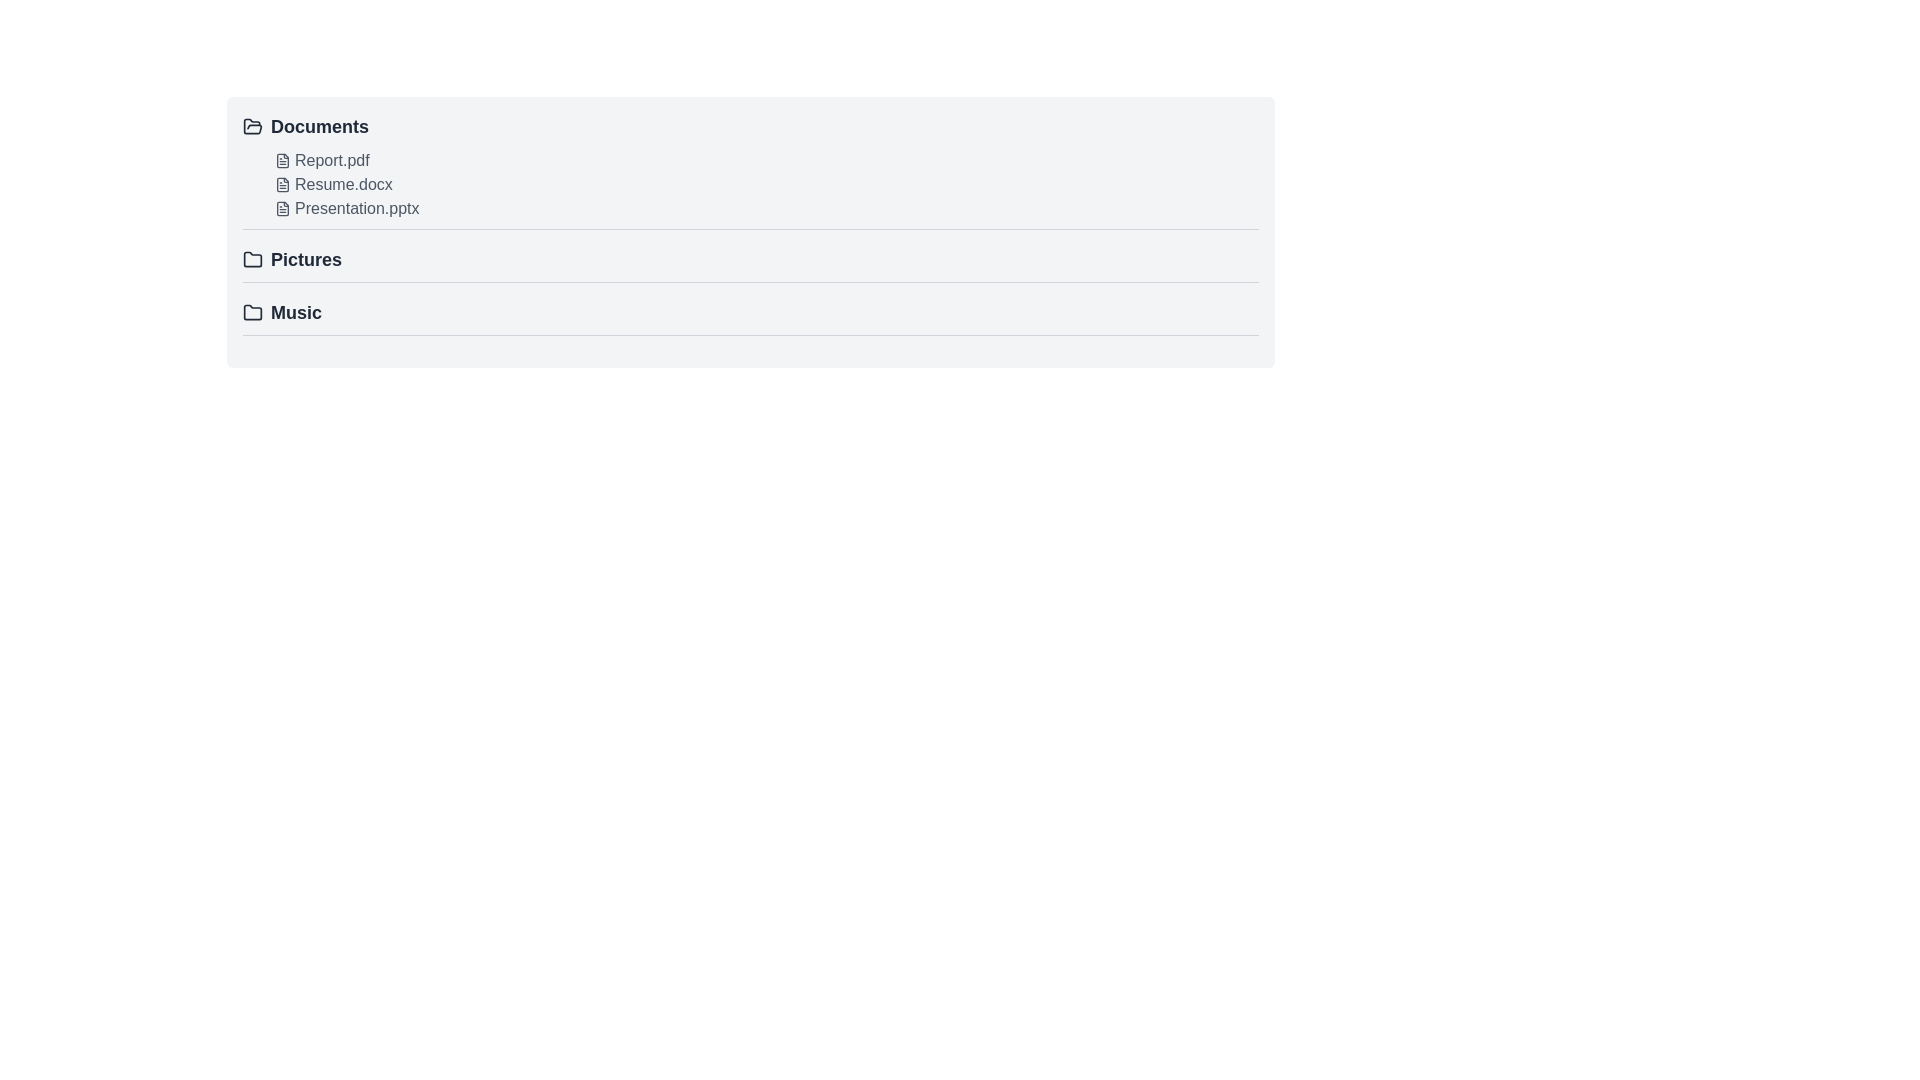 The image size is (1920, 1080). What do you see at coordinates (252, 258) in the screenshot?
I see `the folder icon that has a simplistic outline design, located to the left of the 'Pictures' label` at bounding box center [252, 258].